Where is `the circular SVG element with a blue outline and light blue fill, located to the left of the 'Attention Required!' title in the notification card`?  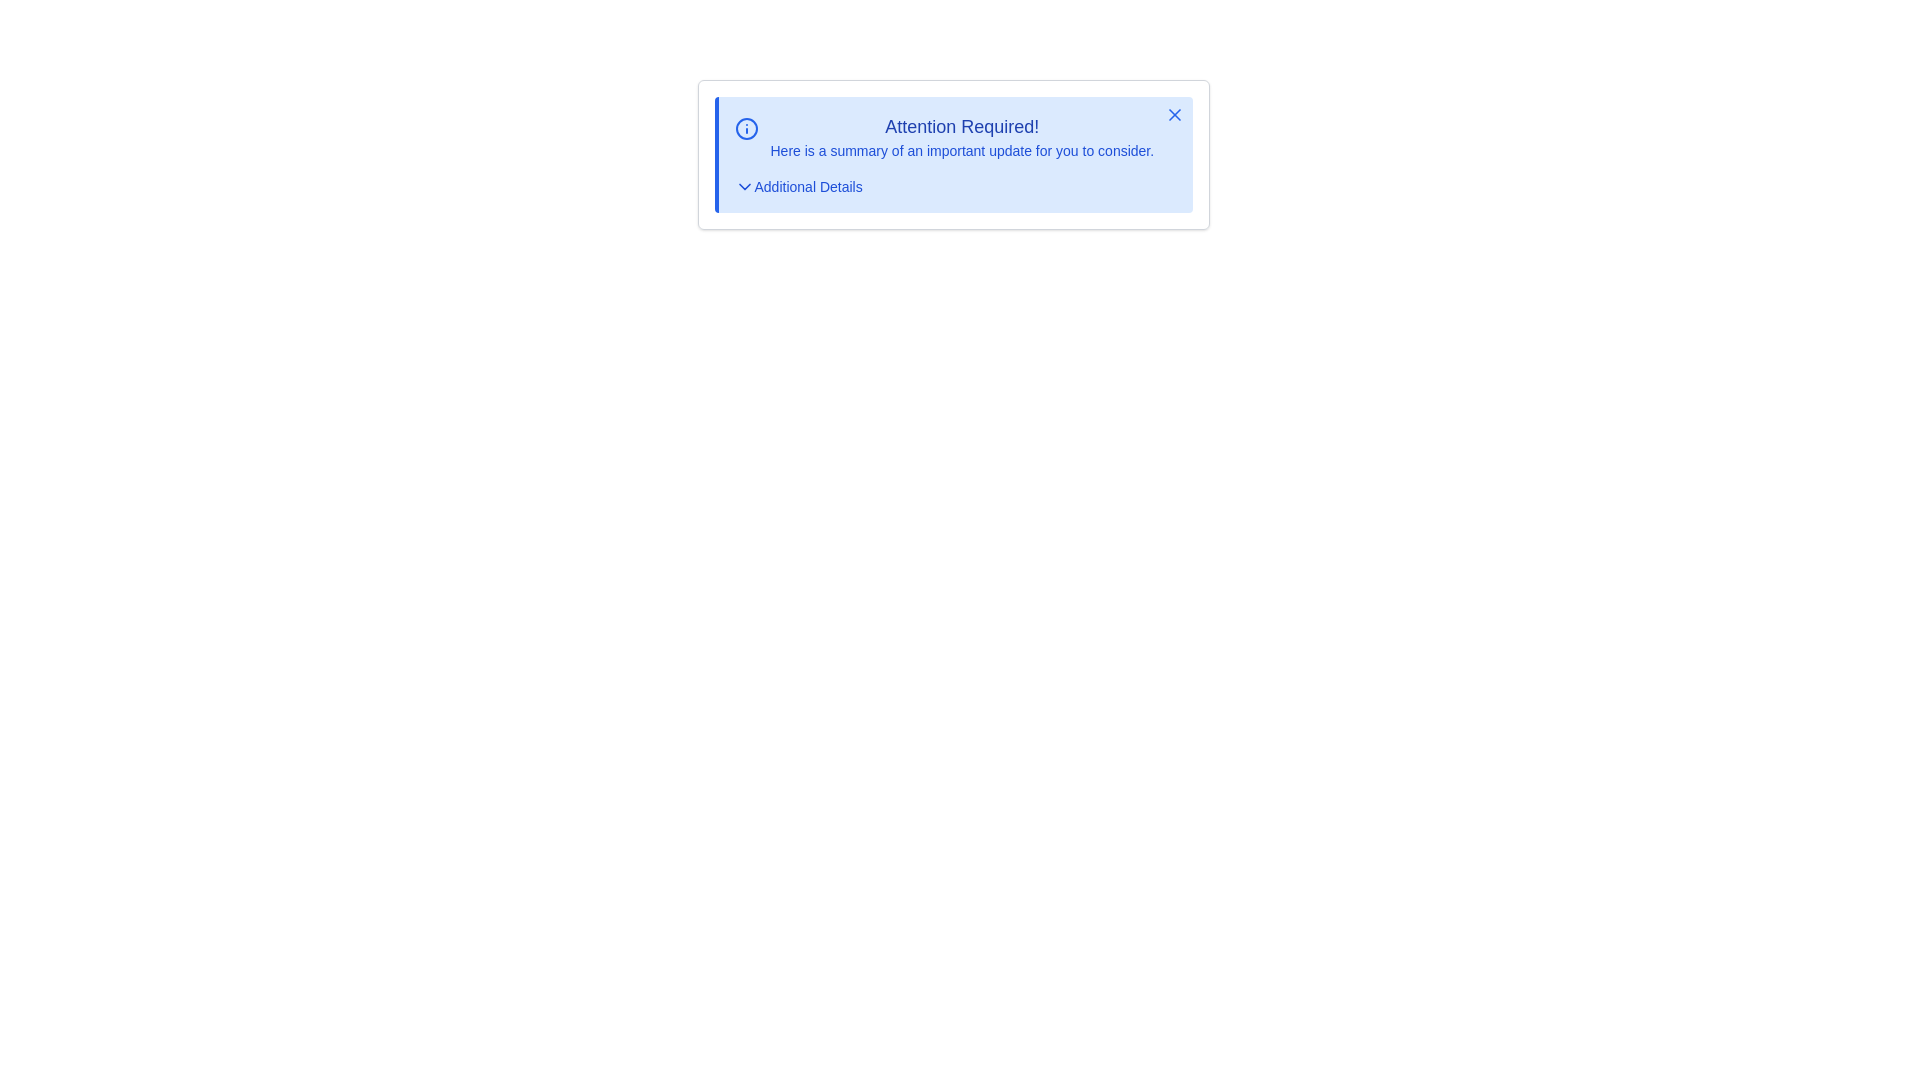 the circular SVG element with a blue outline and light blue fill, located to the left of the 'Attention Required!' title in the notification card is located at coordinates (745, 128).